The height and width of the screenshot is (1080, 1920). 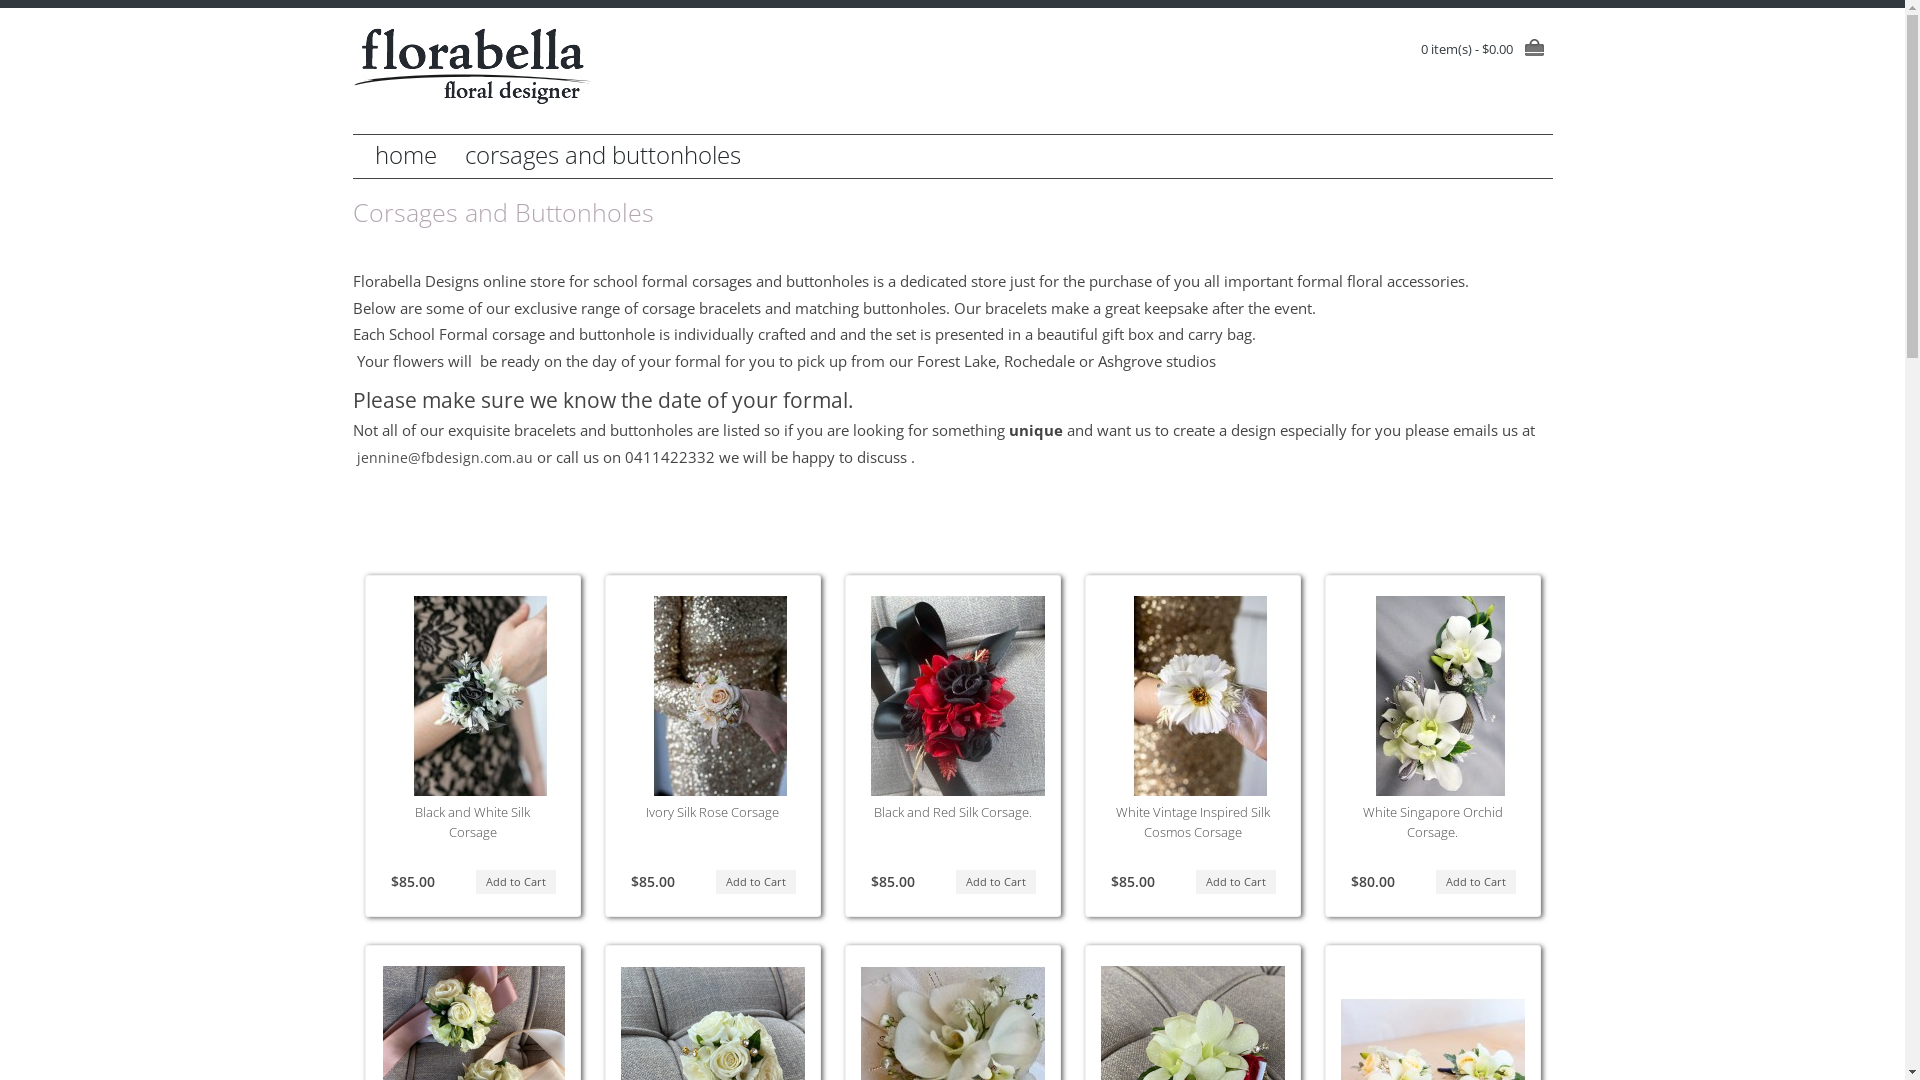 I want to click on 'Add to Cart', so click(x=474, y=881).